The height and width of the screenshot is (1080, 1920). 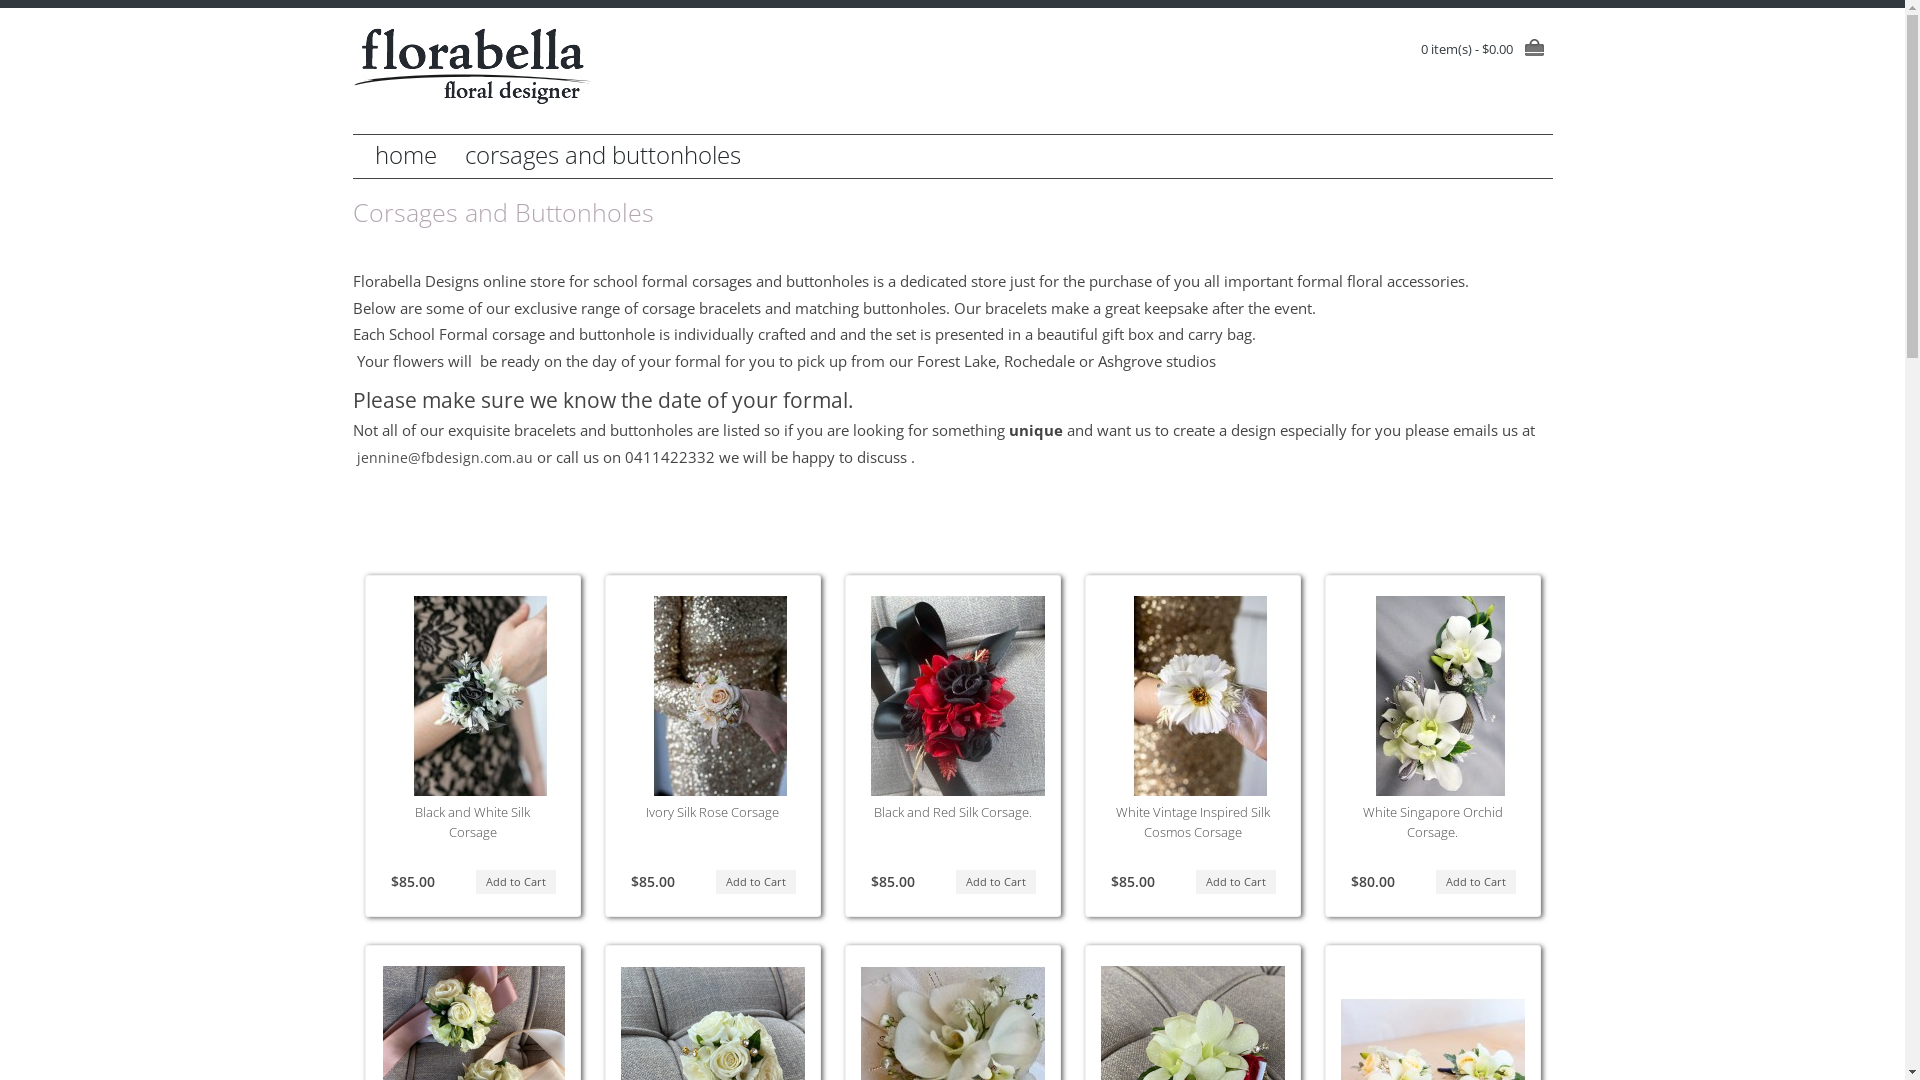 I want to click on 'Add to Cart', so click(x=474, y=881).